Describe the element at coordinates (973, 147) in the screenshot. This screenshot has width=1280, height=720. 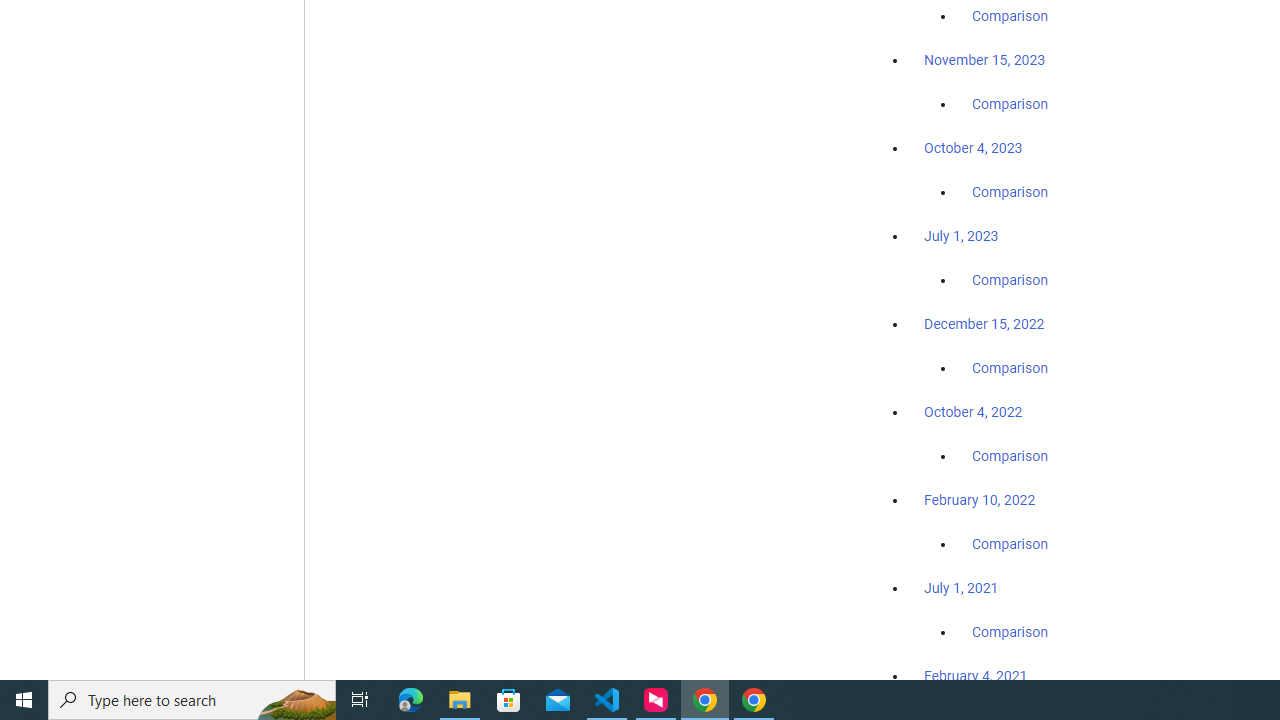
I see `'October 4, 2023'` at that location.